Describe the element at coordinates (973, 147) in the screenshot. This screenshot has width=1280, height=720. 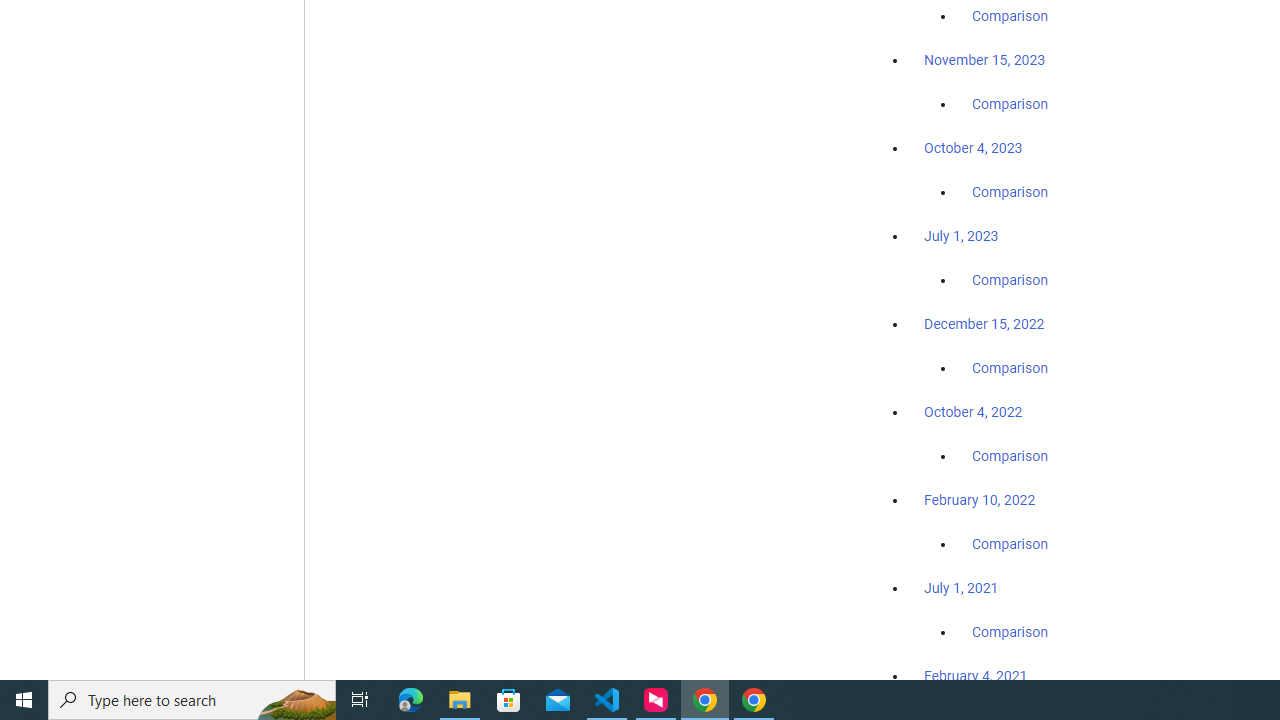
I see `'October 4, 2023'` at that location.